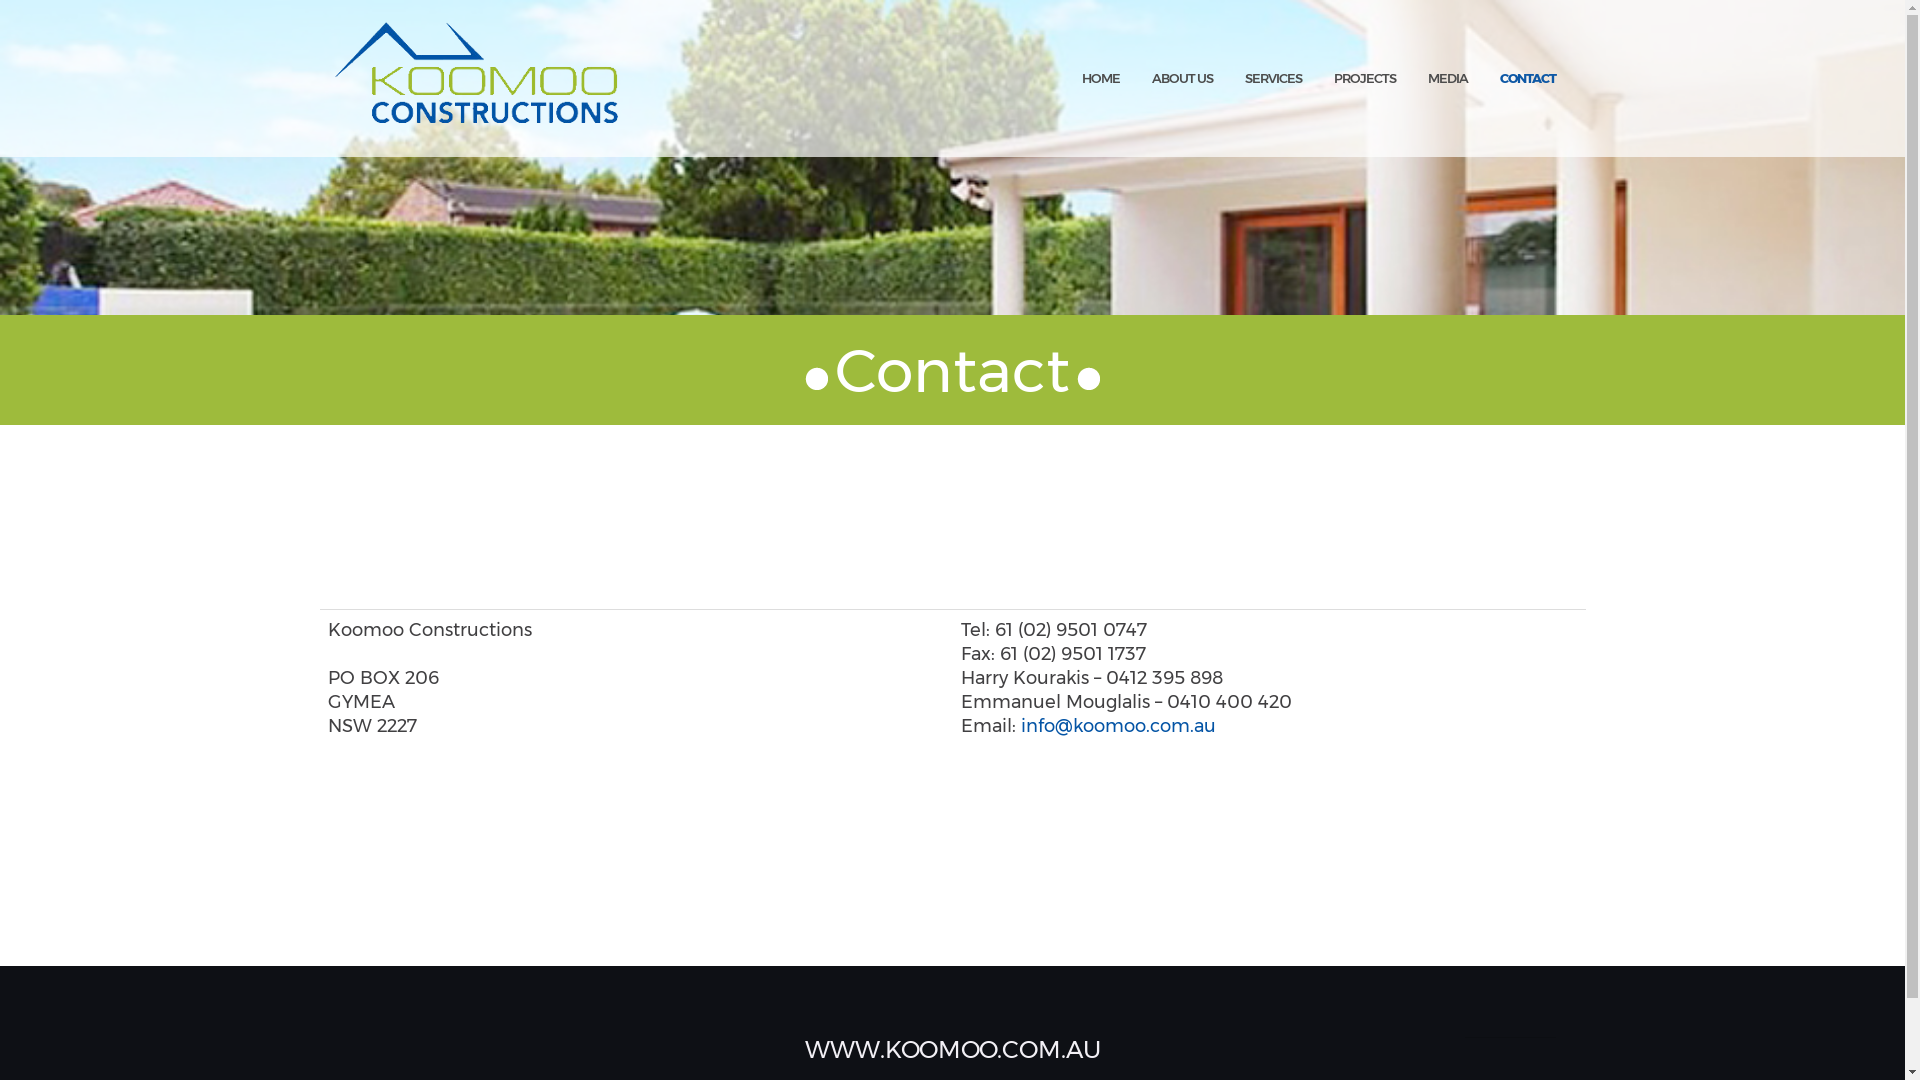 The image size is (1920, 1080). Describe the element at coordinates (1448, 78) in the screenshot. I see `'MEDIA'` at that location.